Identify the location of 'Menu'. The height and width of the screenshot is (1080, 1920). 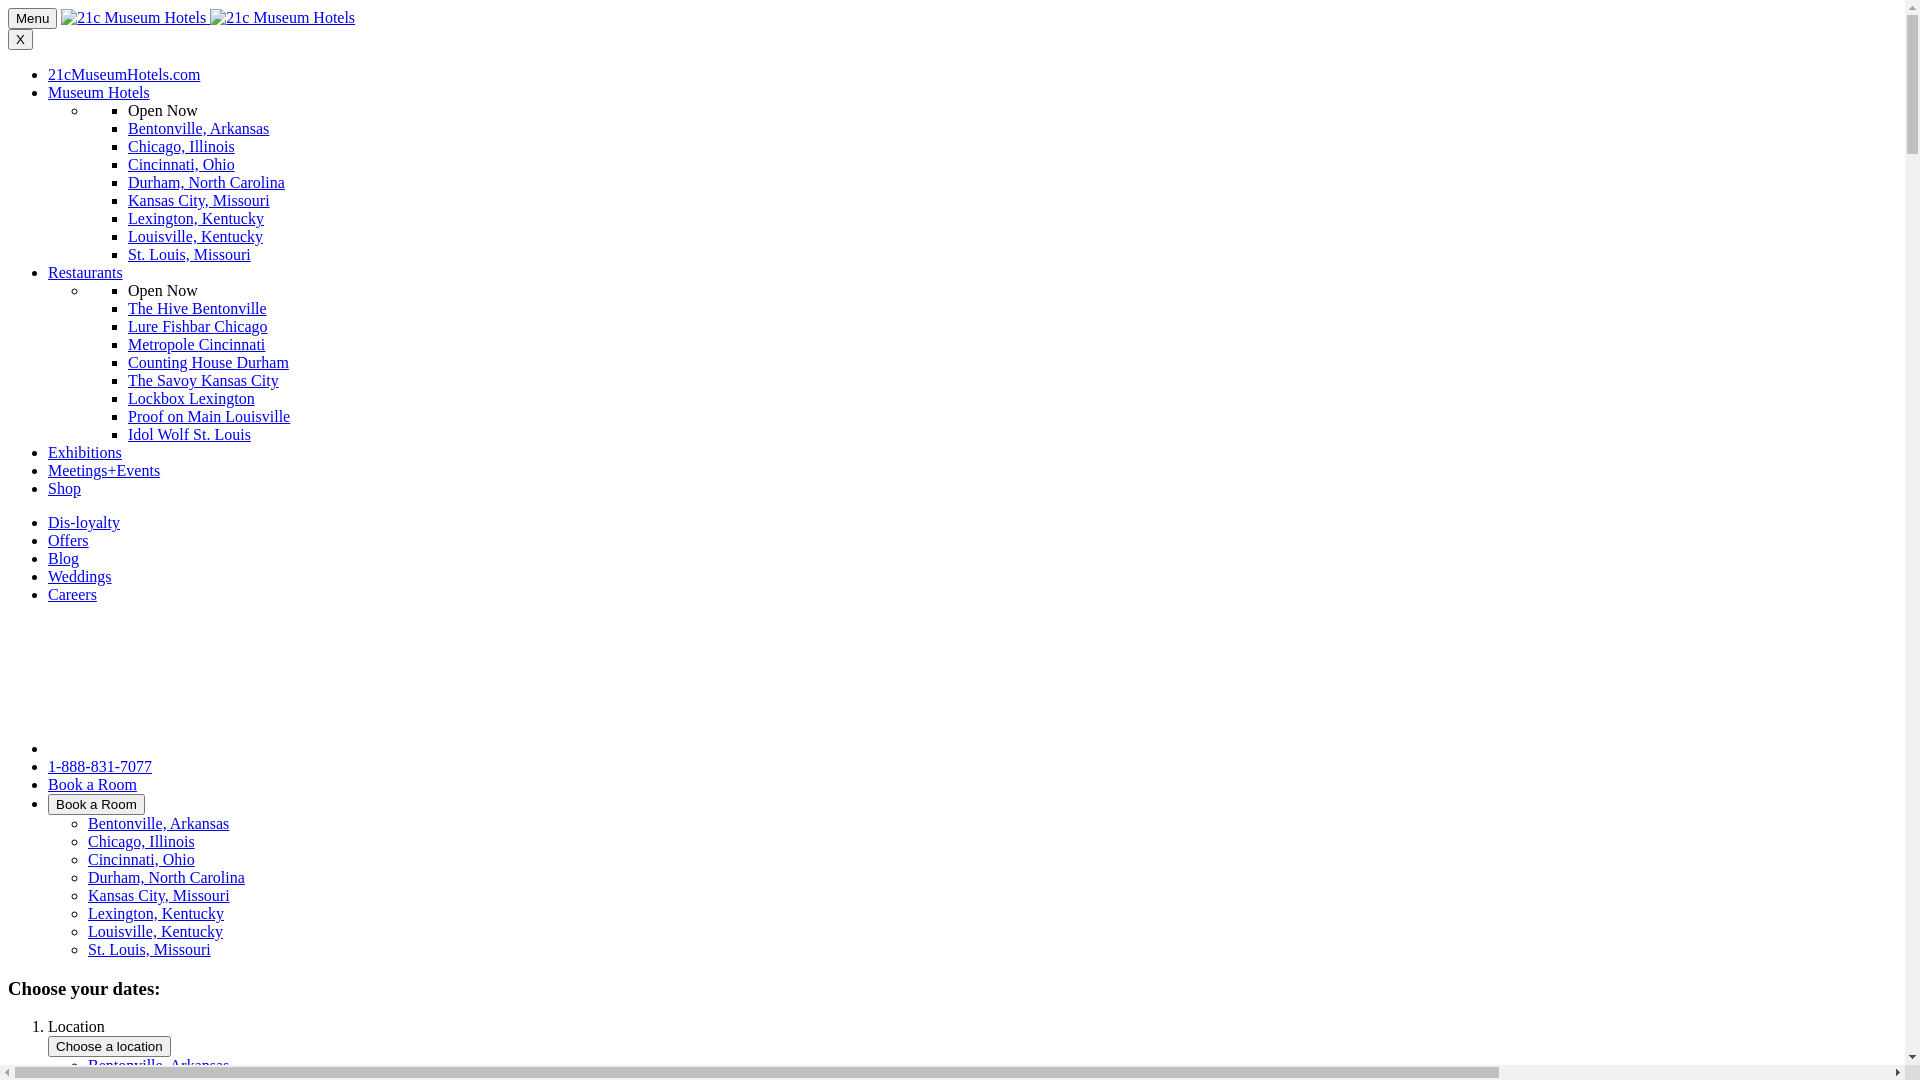
(32, 18).